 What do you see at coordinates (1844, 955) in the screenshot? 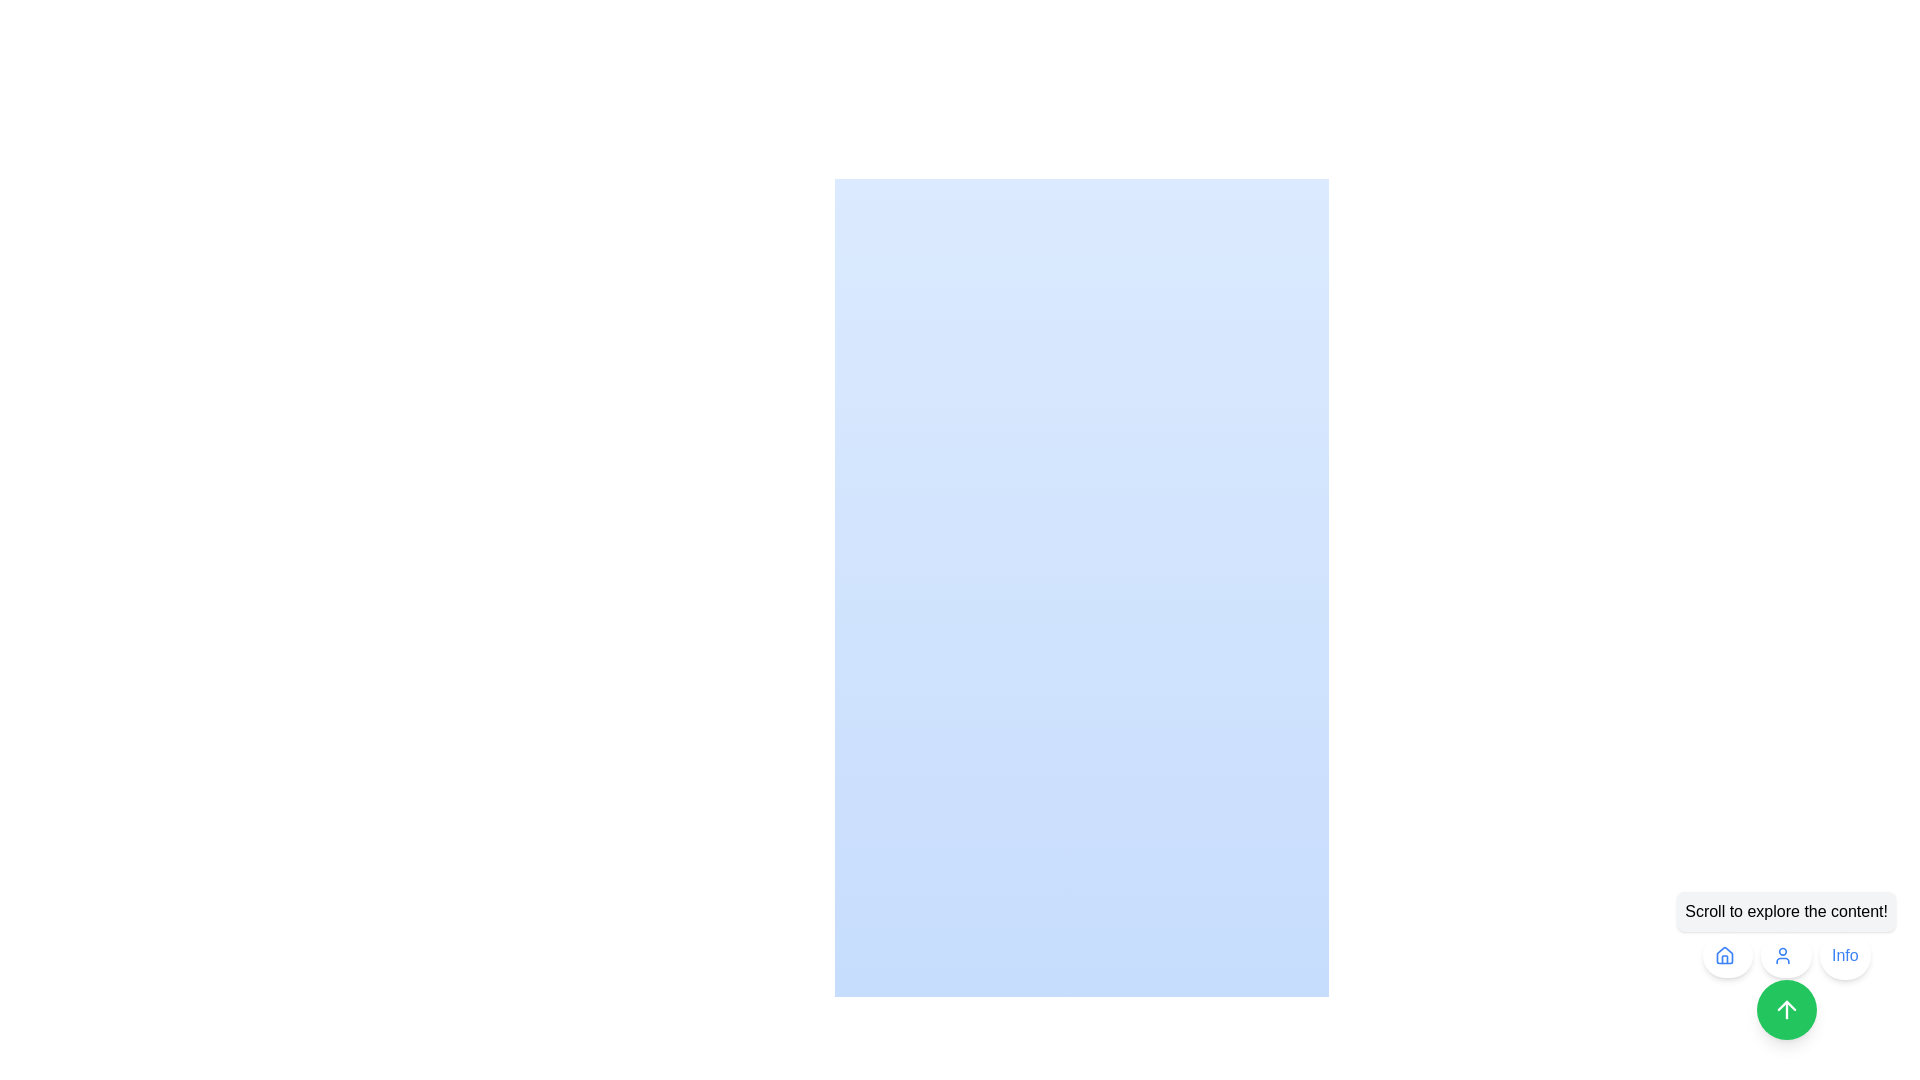
I see `the rounded button labeled 'Info' with a white background and blue text` at bounding box center [1844, 955].